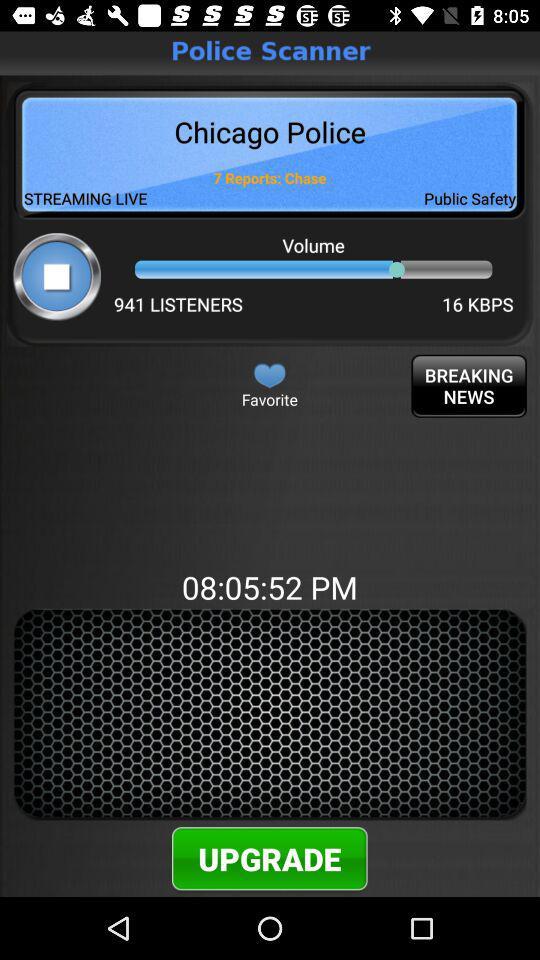  What do you see at coordinates (57, 275) in the screenshot?
I see `stop` at bounding box center [57, 275].